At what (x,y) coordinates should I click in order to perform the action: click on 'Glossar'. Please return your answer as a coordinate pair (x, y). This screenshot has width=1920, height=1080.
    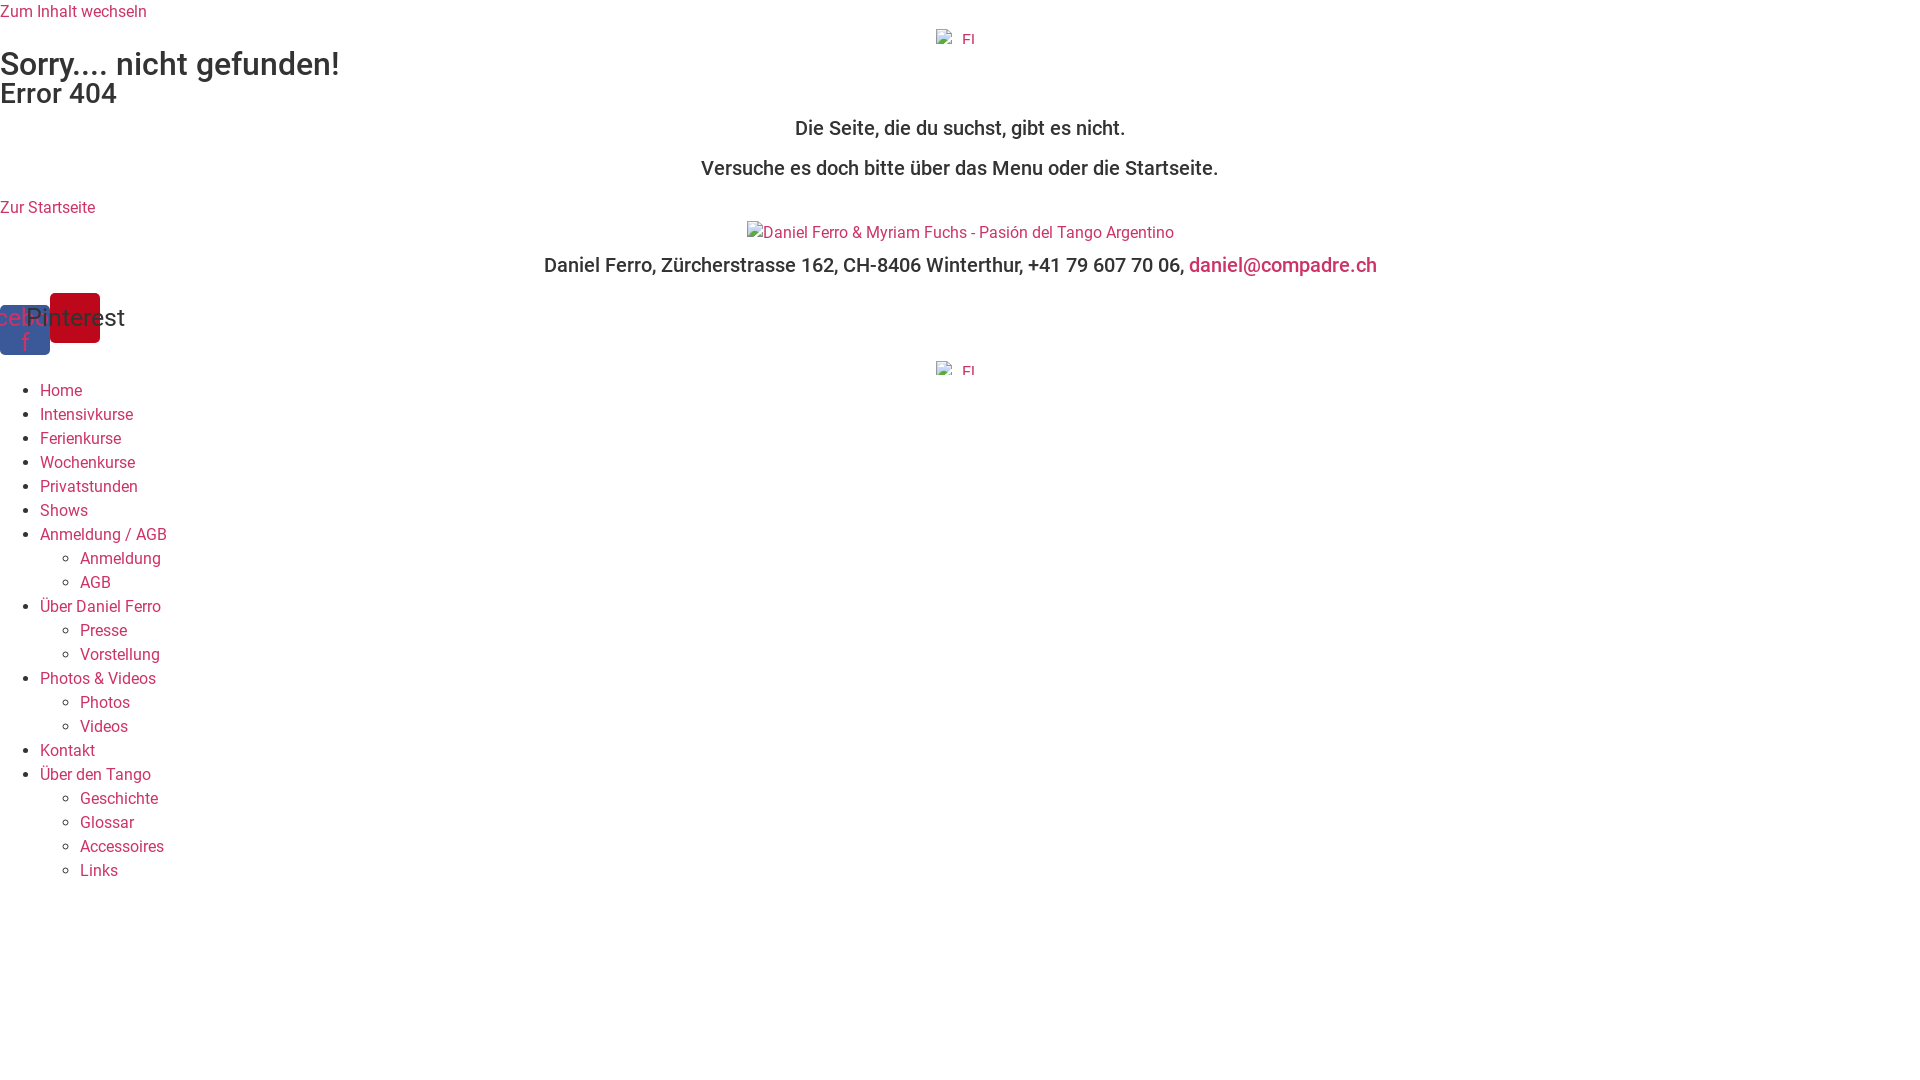
    Looking at the image, I should click on (105, 822).